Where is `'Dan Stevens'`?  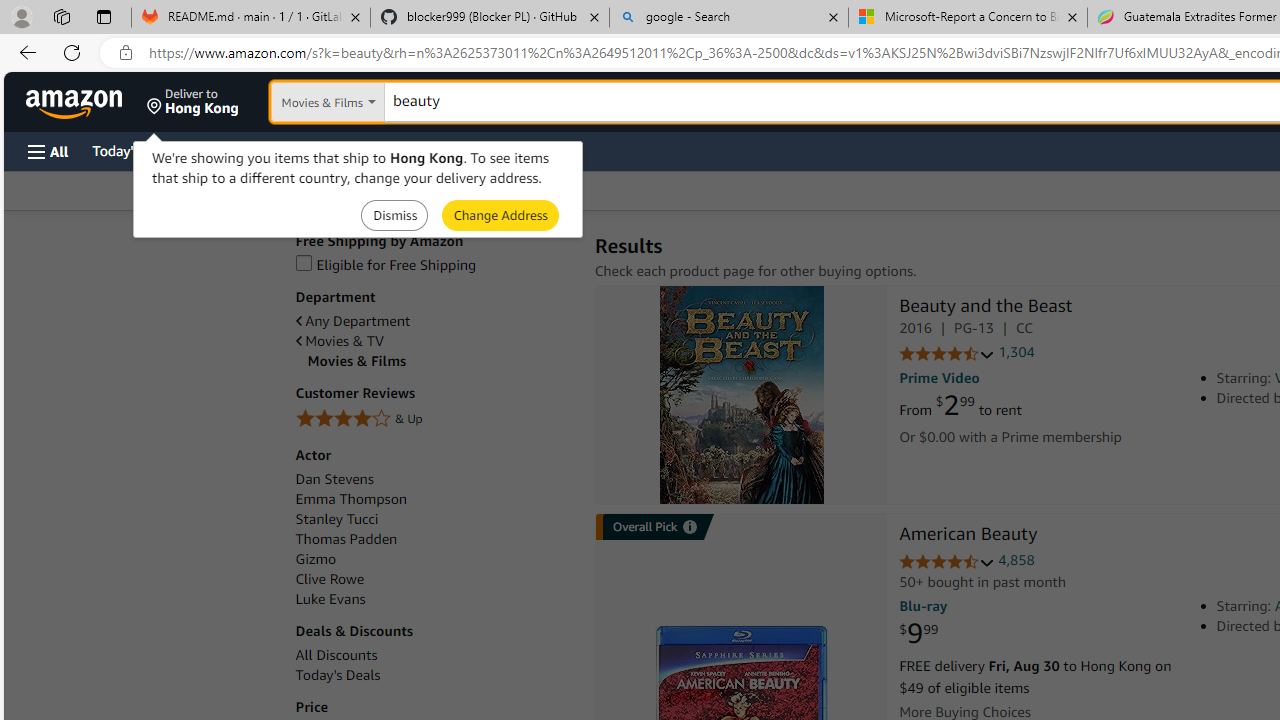 'Dan Stevens' is located at coordinates (433, 479).